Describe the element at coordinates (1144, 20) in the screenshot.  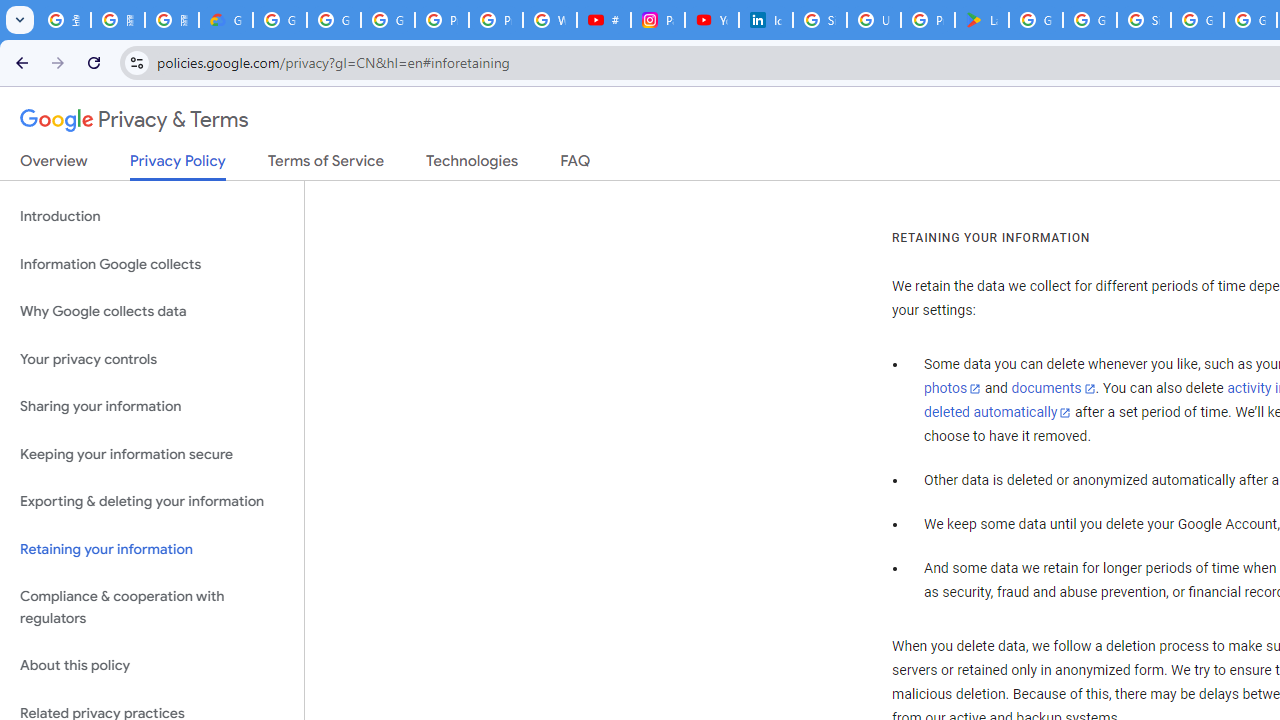
I see `'Sign in - Google Accounts'` at that location.